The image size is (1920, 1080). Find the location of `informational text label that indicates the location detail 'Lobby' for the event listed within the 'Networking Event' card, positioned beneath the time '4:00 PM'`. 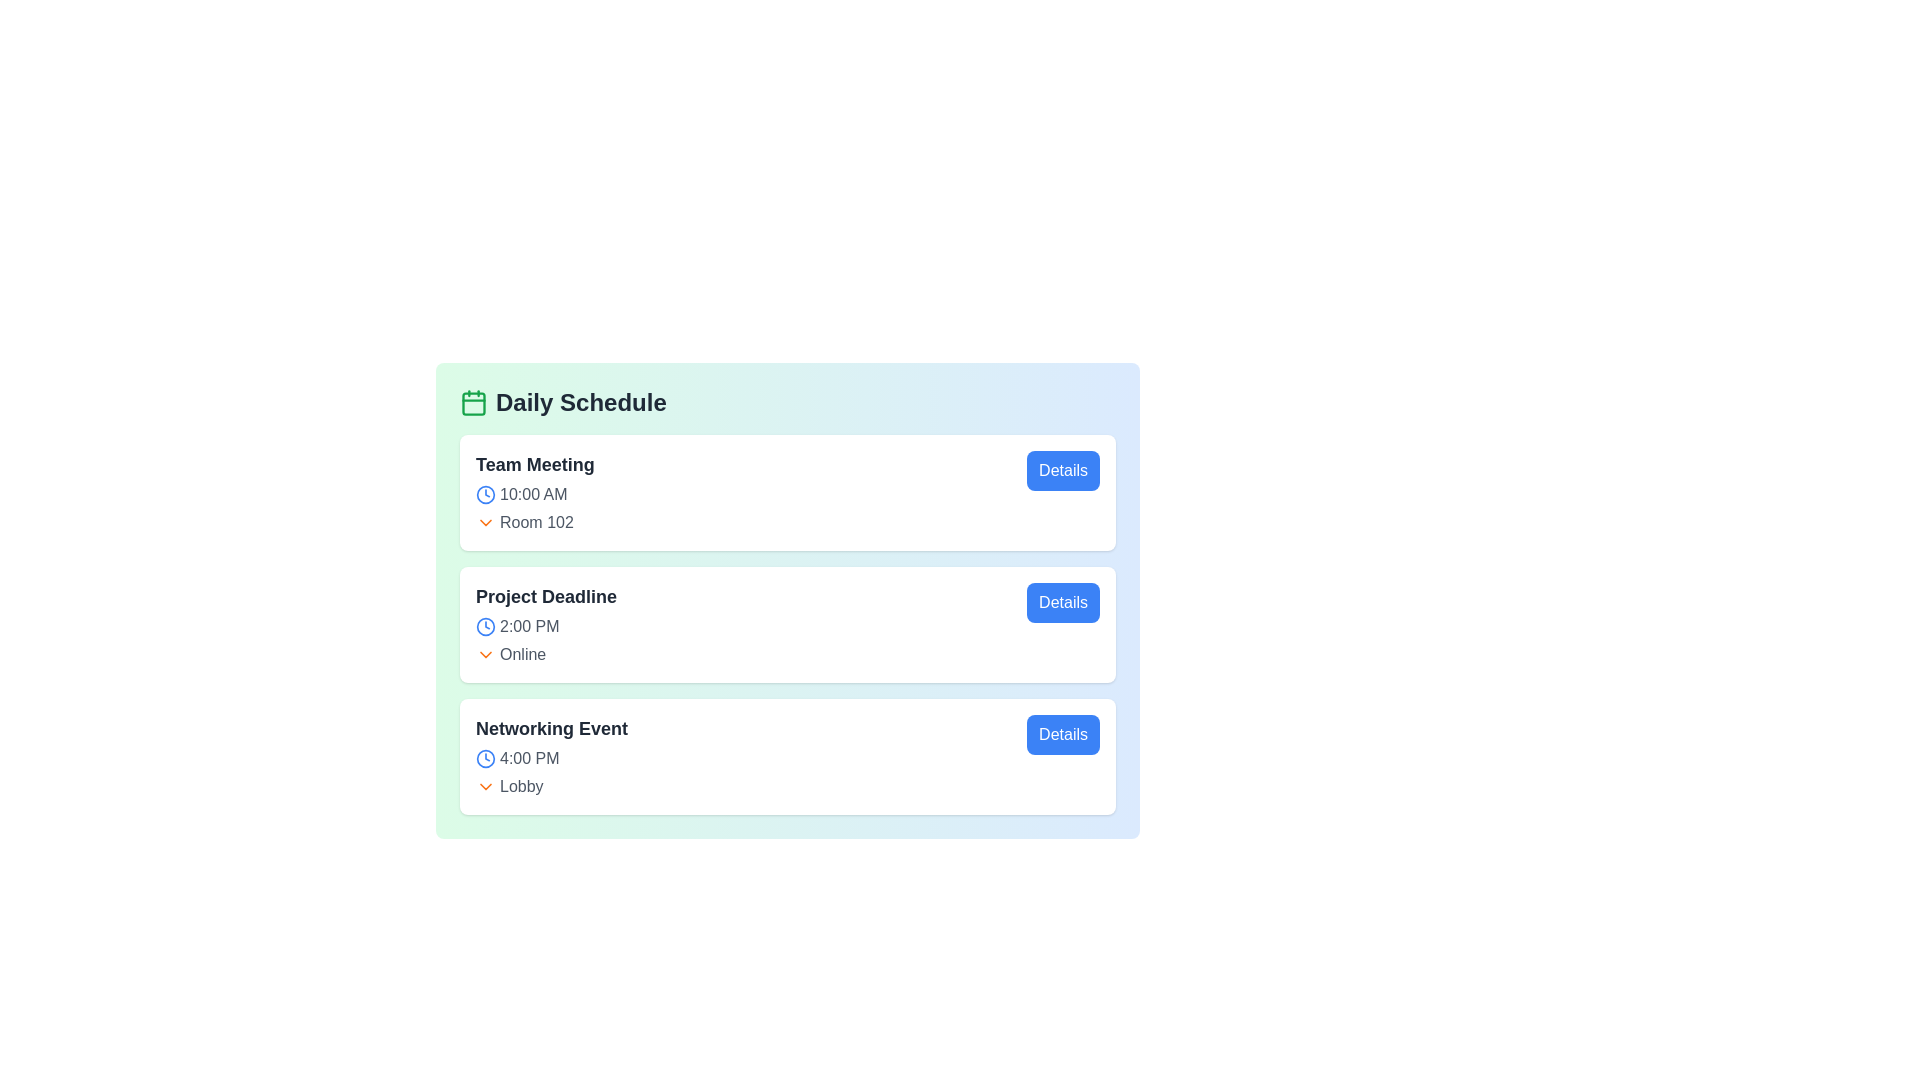

informational text label that indicates the location detail 'Lobby' for the event listed within the 'Networking Event' card, positioned beneath the time '4:00 PM' is located at coordinates (521, 785).